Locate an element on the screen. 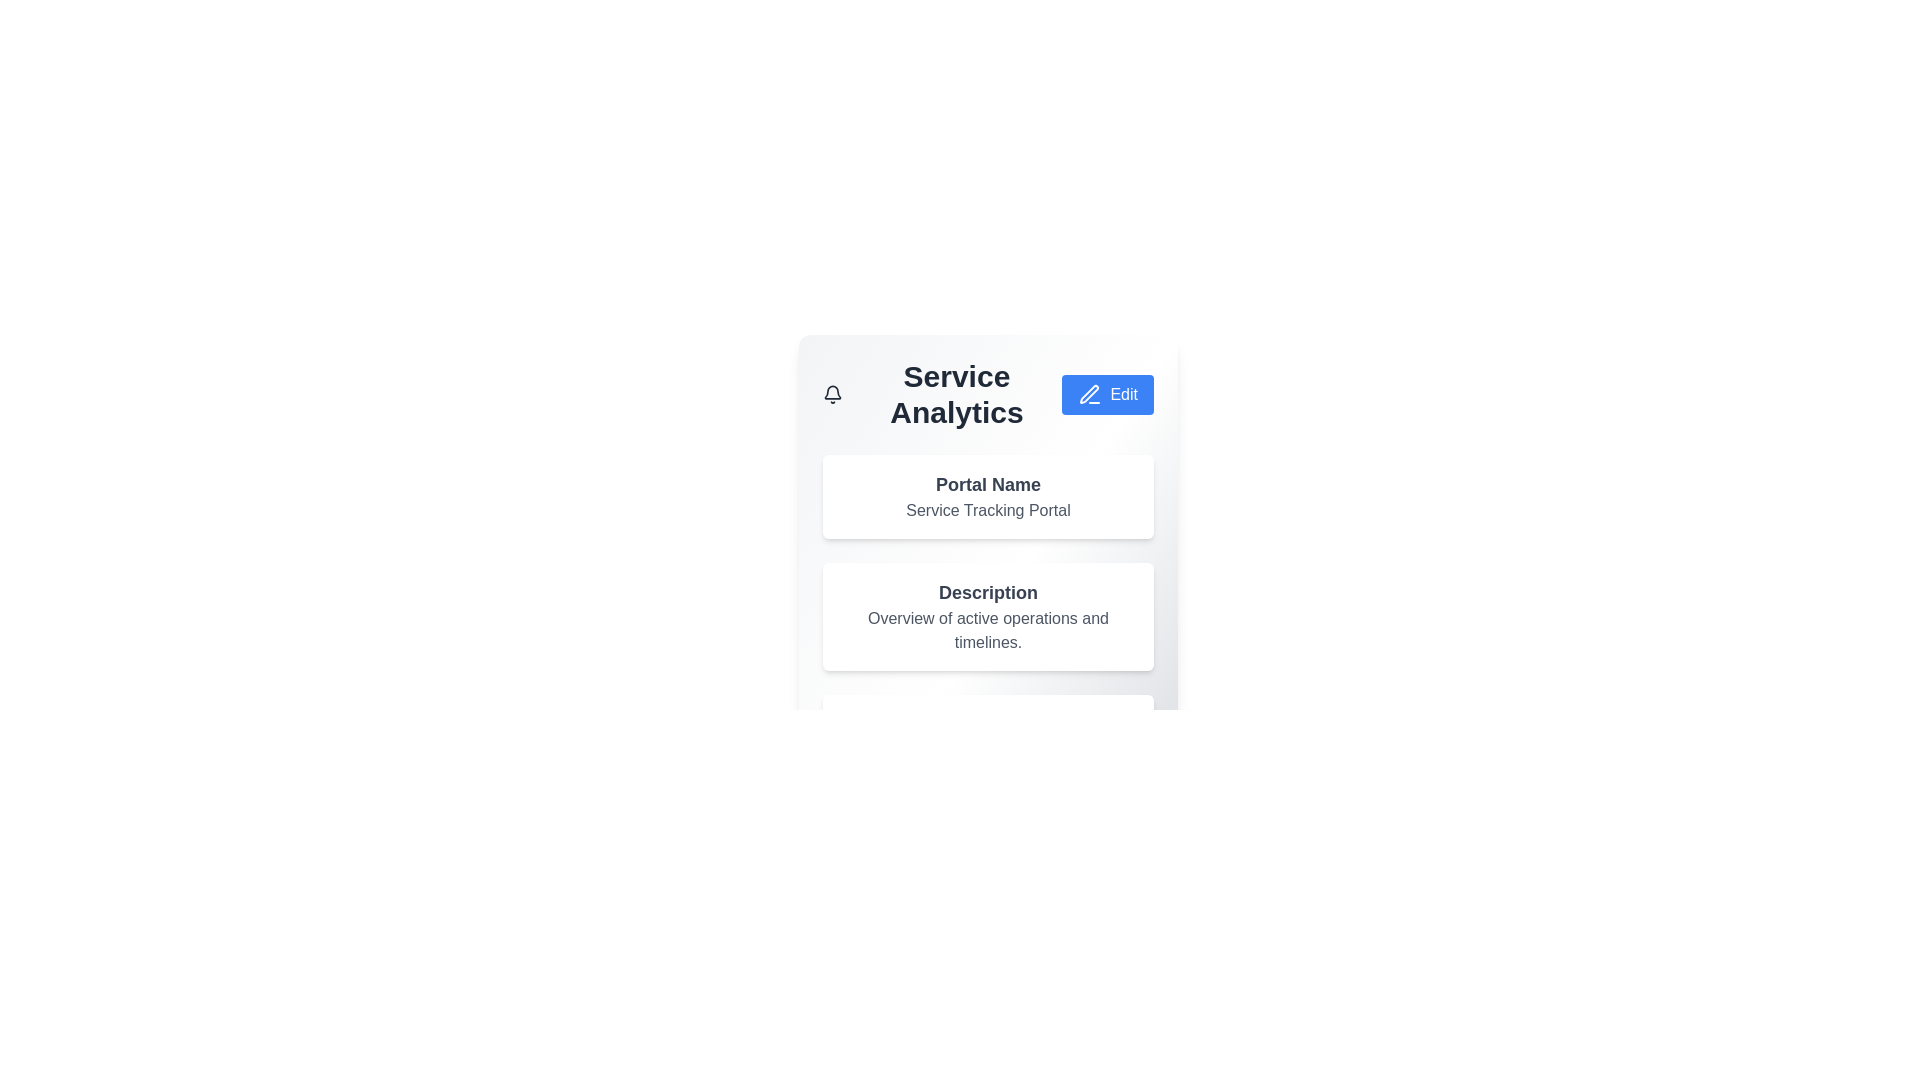 Image resolution: width=1920 pixels, height=1080 pixels. the rectangular blue button labeled 'Edit' with a pen icon, located at the top-right corner of the 'Service Analytics' section is located at coordinates (1107, 394).